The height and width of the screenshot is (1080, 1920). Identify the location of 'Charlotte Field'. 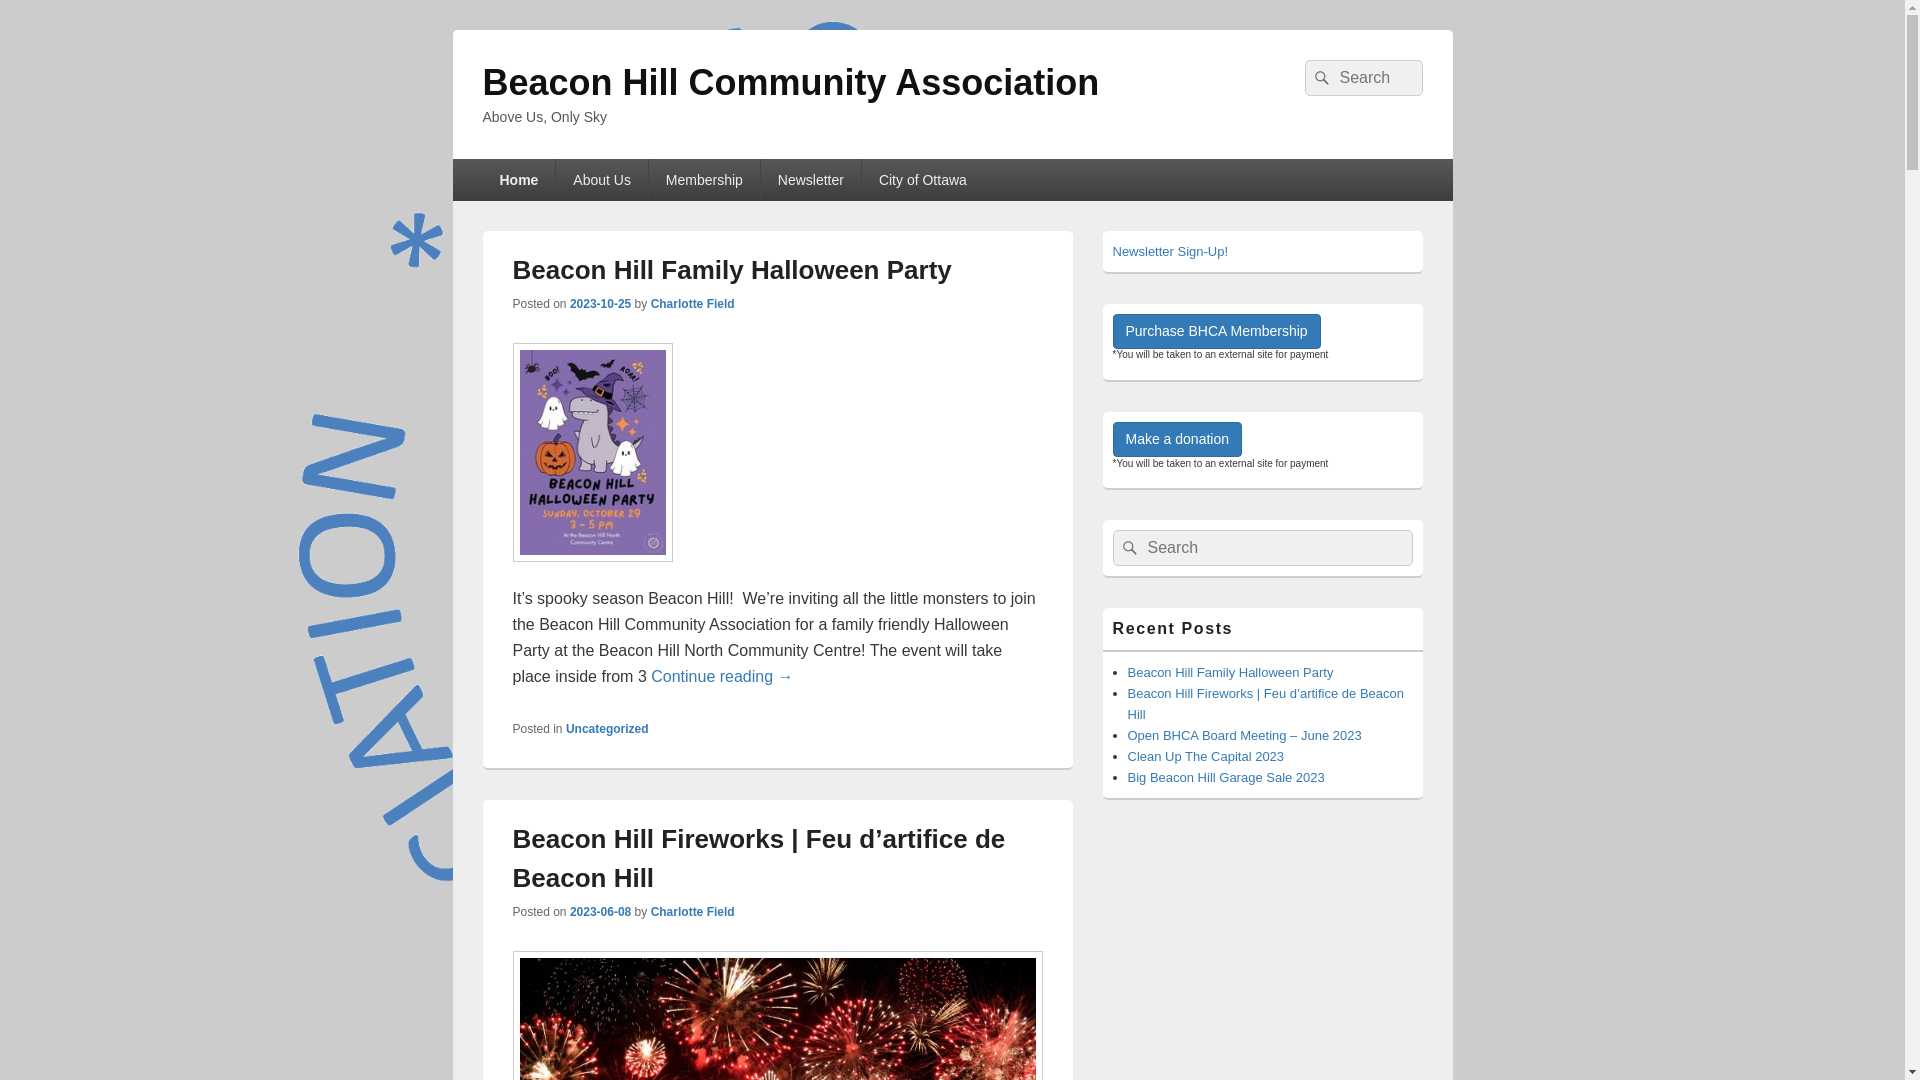
(692, 304).